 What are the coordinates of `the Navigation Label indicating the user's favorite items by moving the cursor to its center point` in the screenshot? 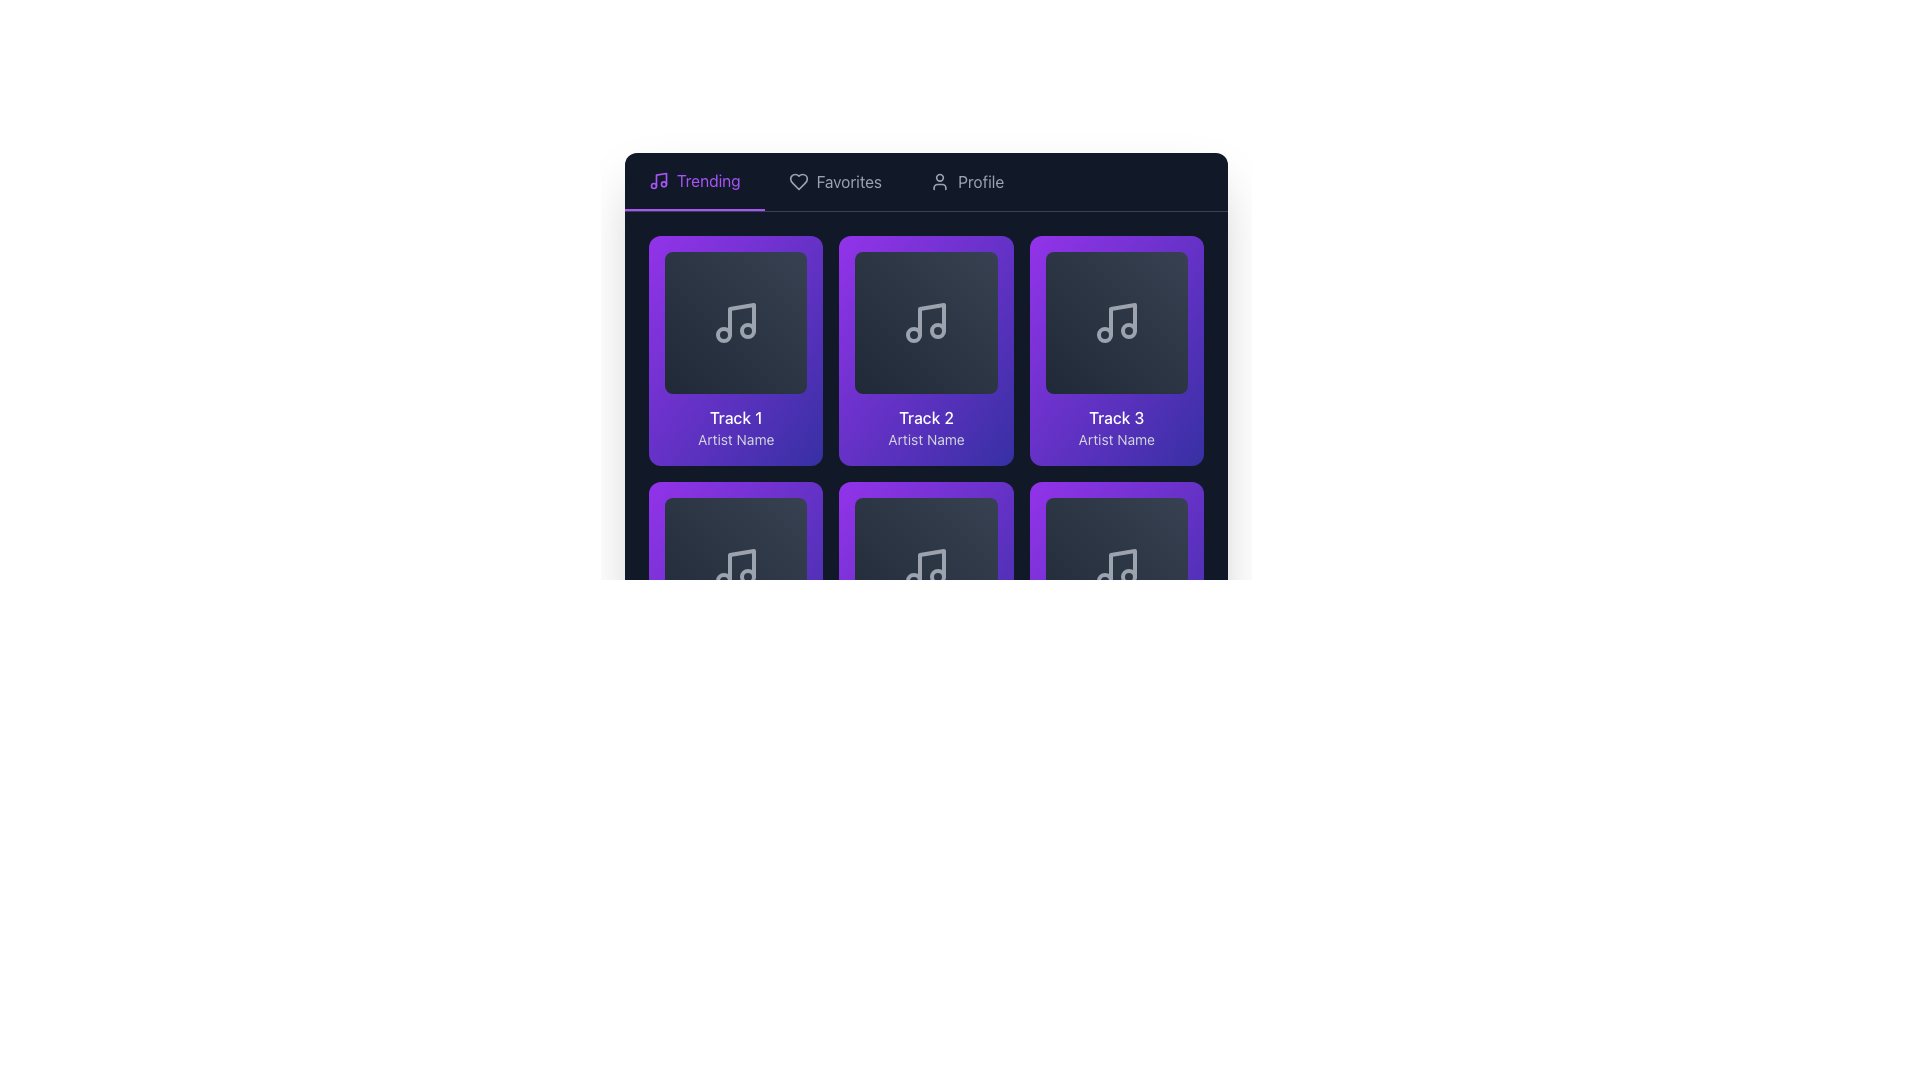 It's located at (849, 181).